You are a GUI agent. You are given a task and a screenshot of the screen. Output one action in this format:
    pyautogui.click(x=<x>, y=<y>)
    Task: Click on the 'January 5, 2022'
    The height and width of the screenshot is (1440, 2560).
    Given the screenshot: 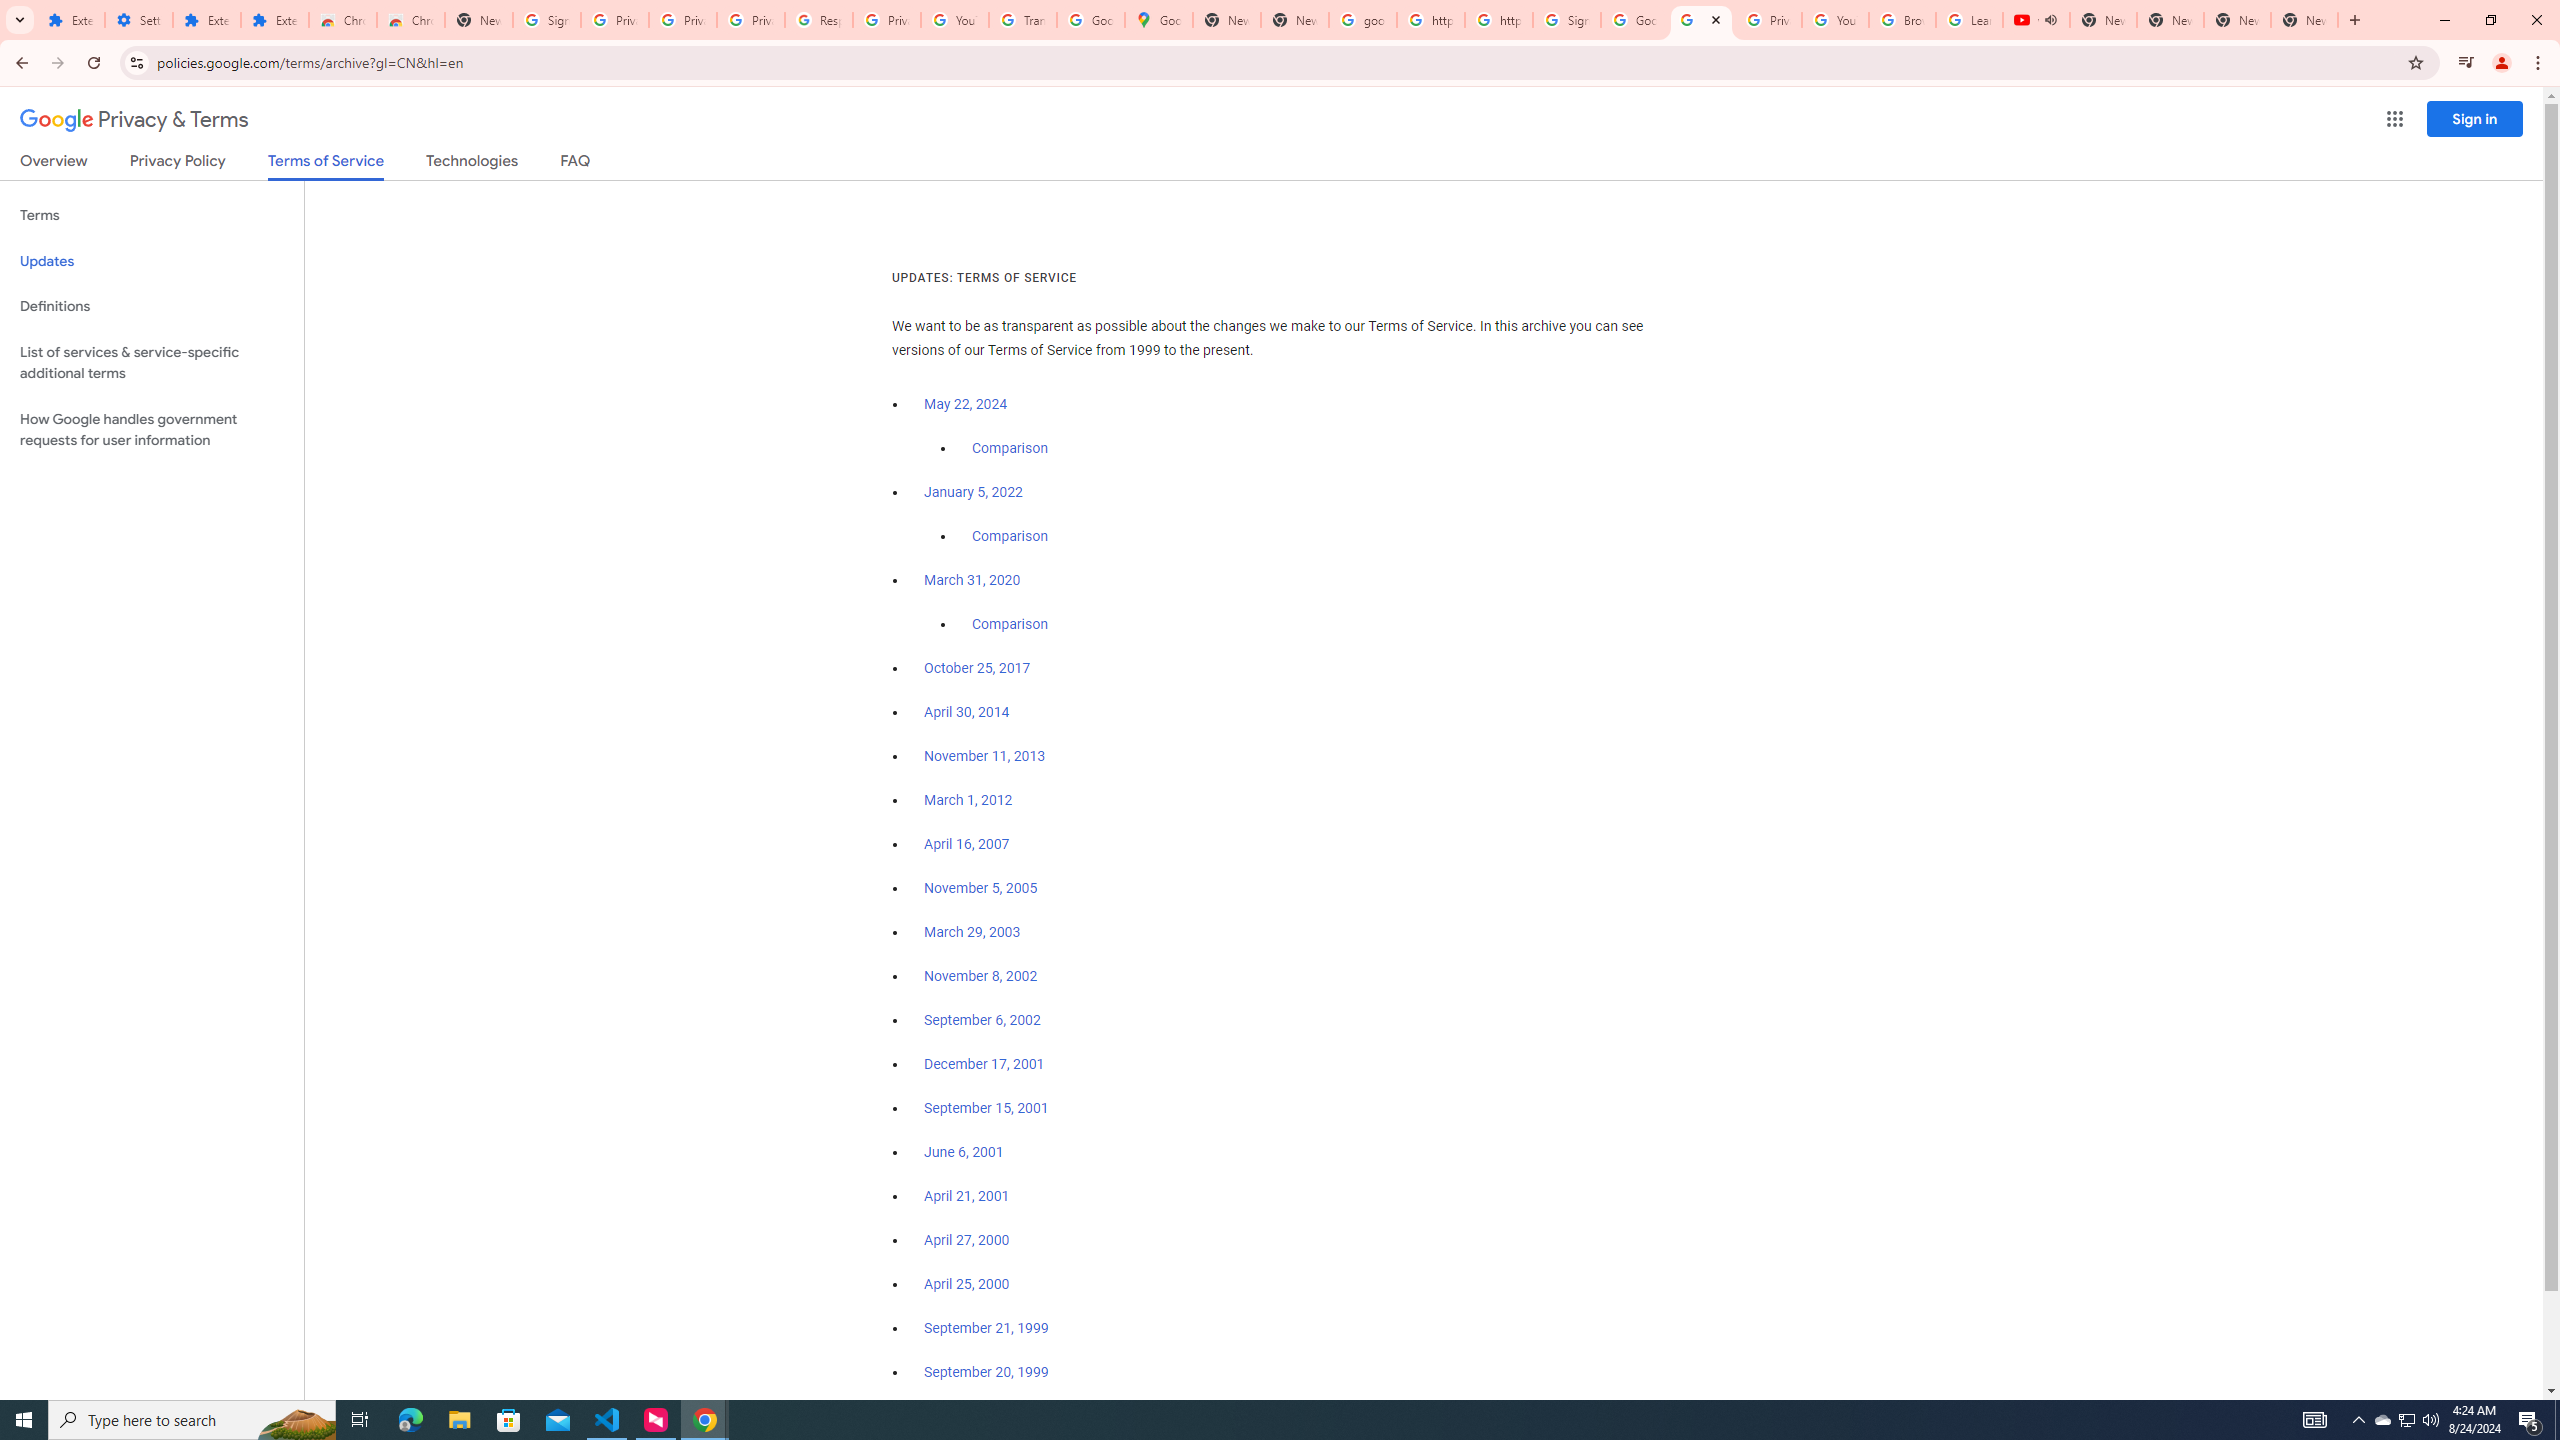 What is the action you would take?
    pyautogui.click(x=974, y=493)
    